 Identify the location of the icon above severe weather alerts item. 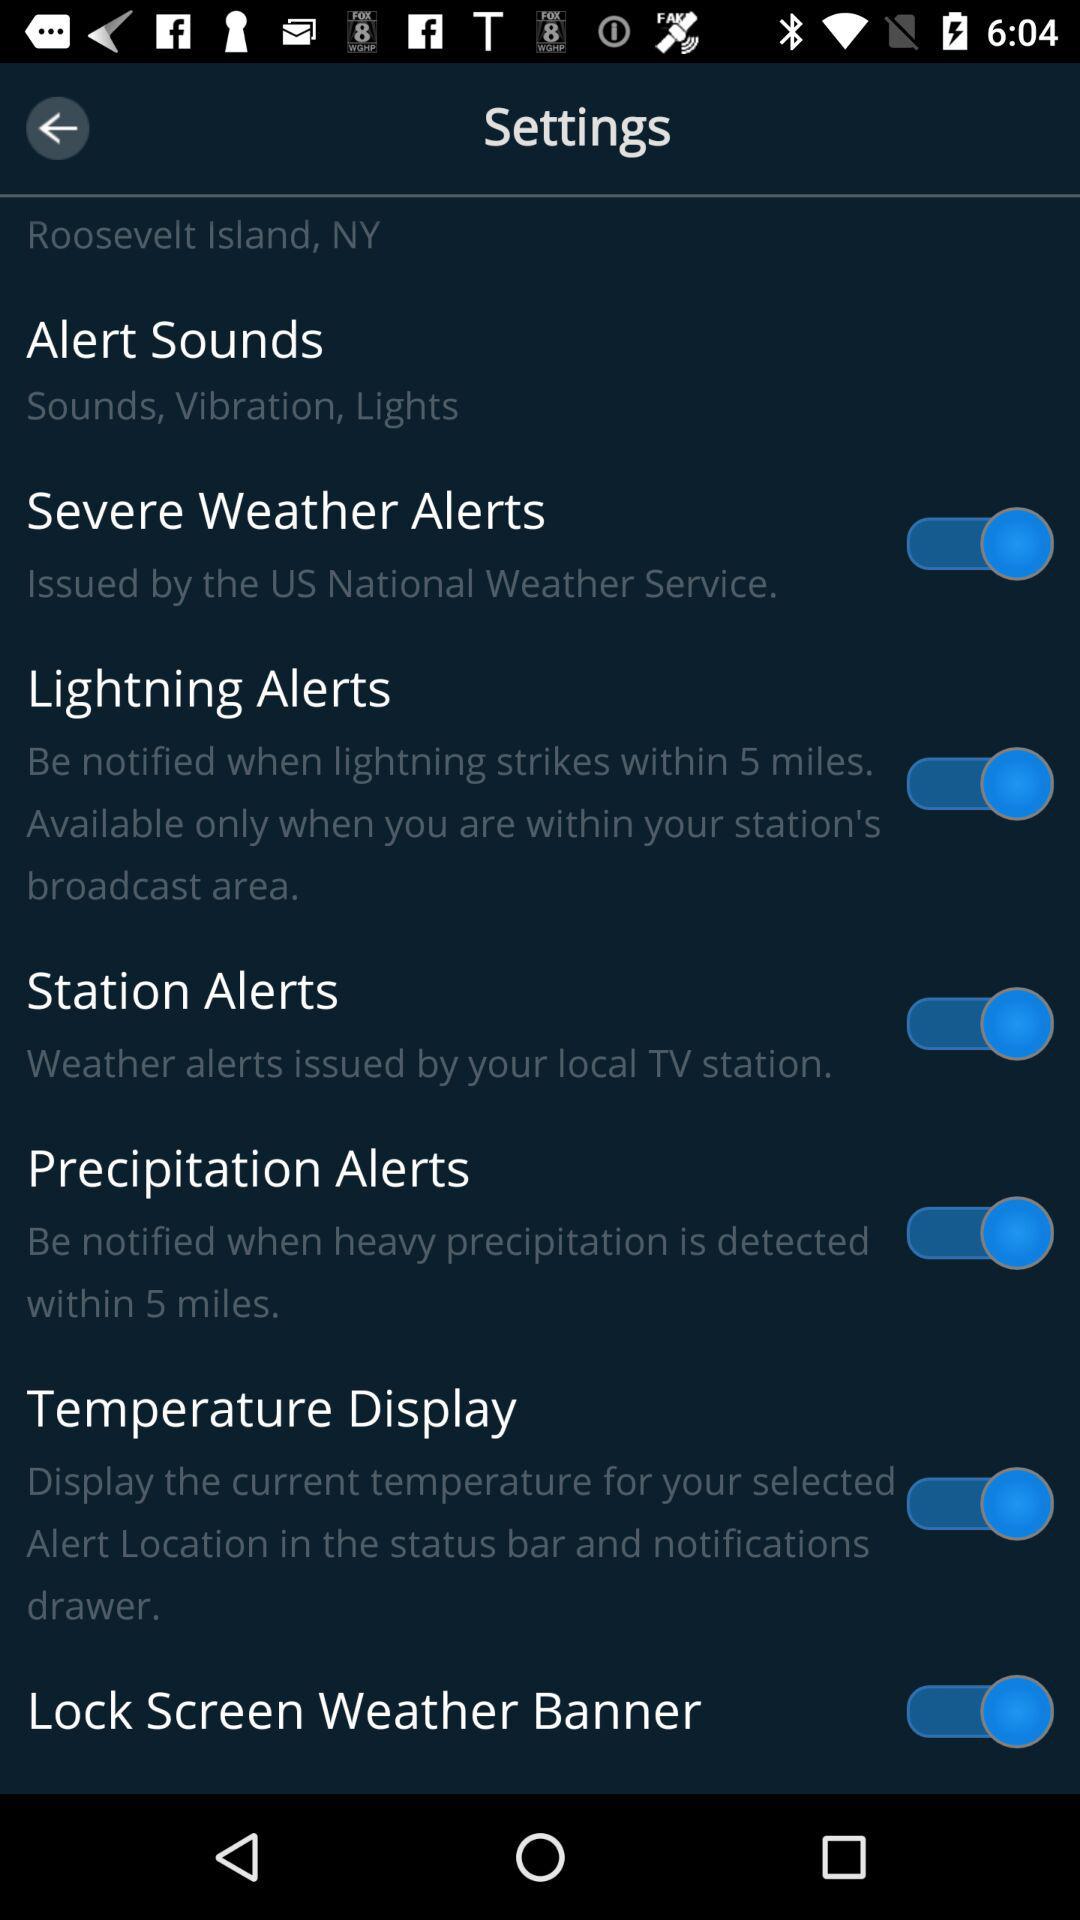
(540, 369).